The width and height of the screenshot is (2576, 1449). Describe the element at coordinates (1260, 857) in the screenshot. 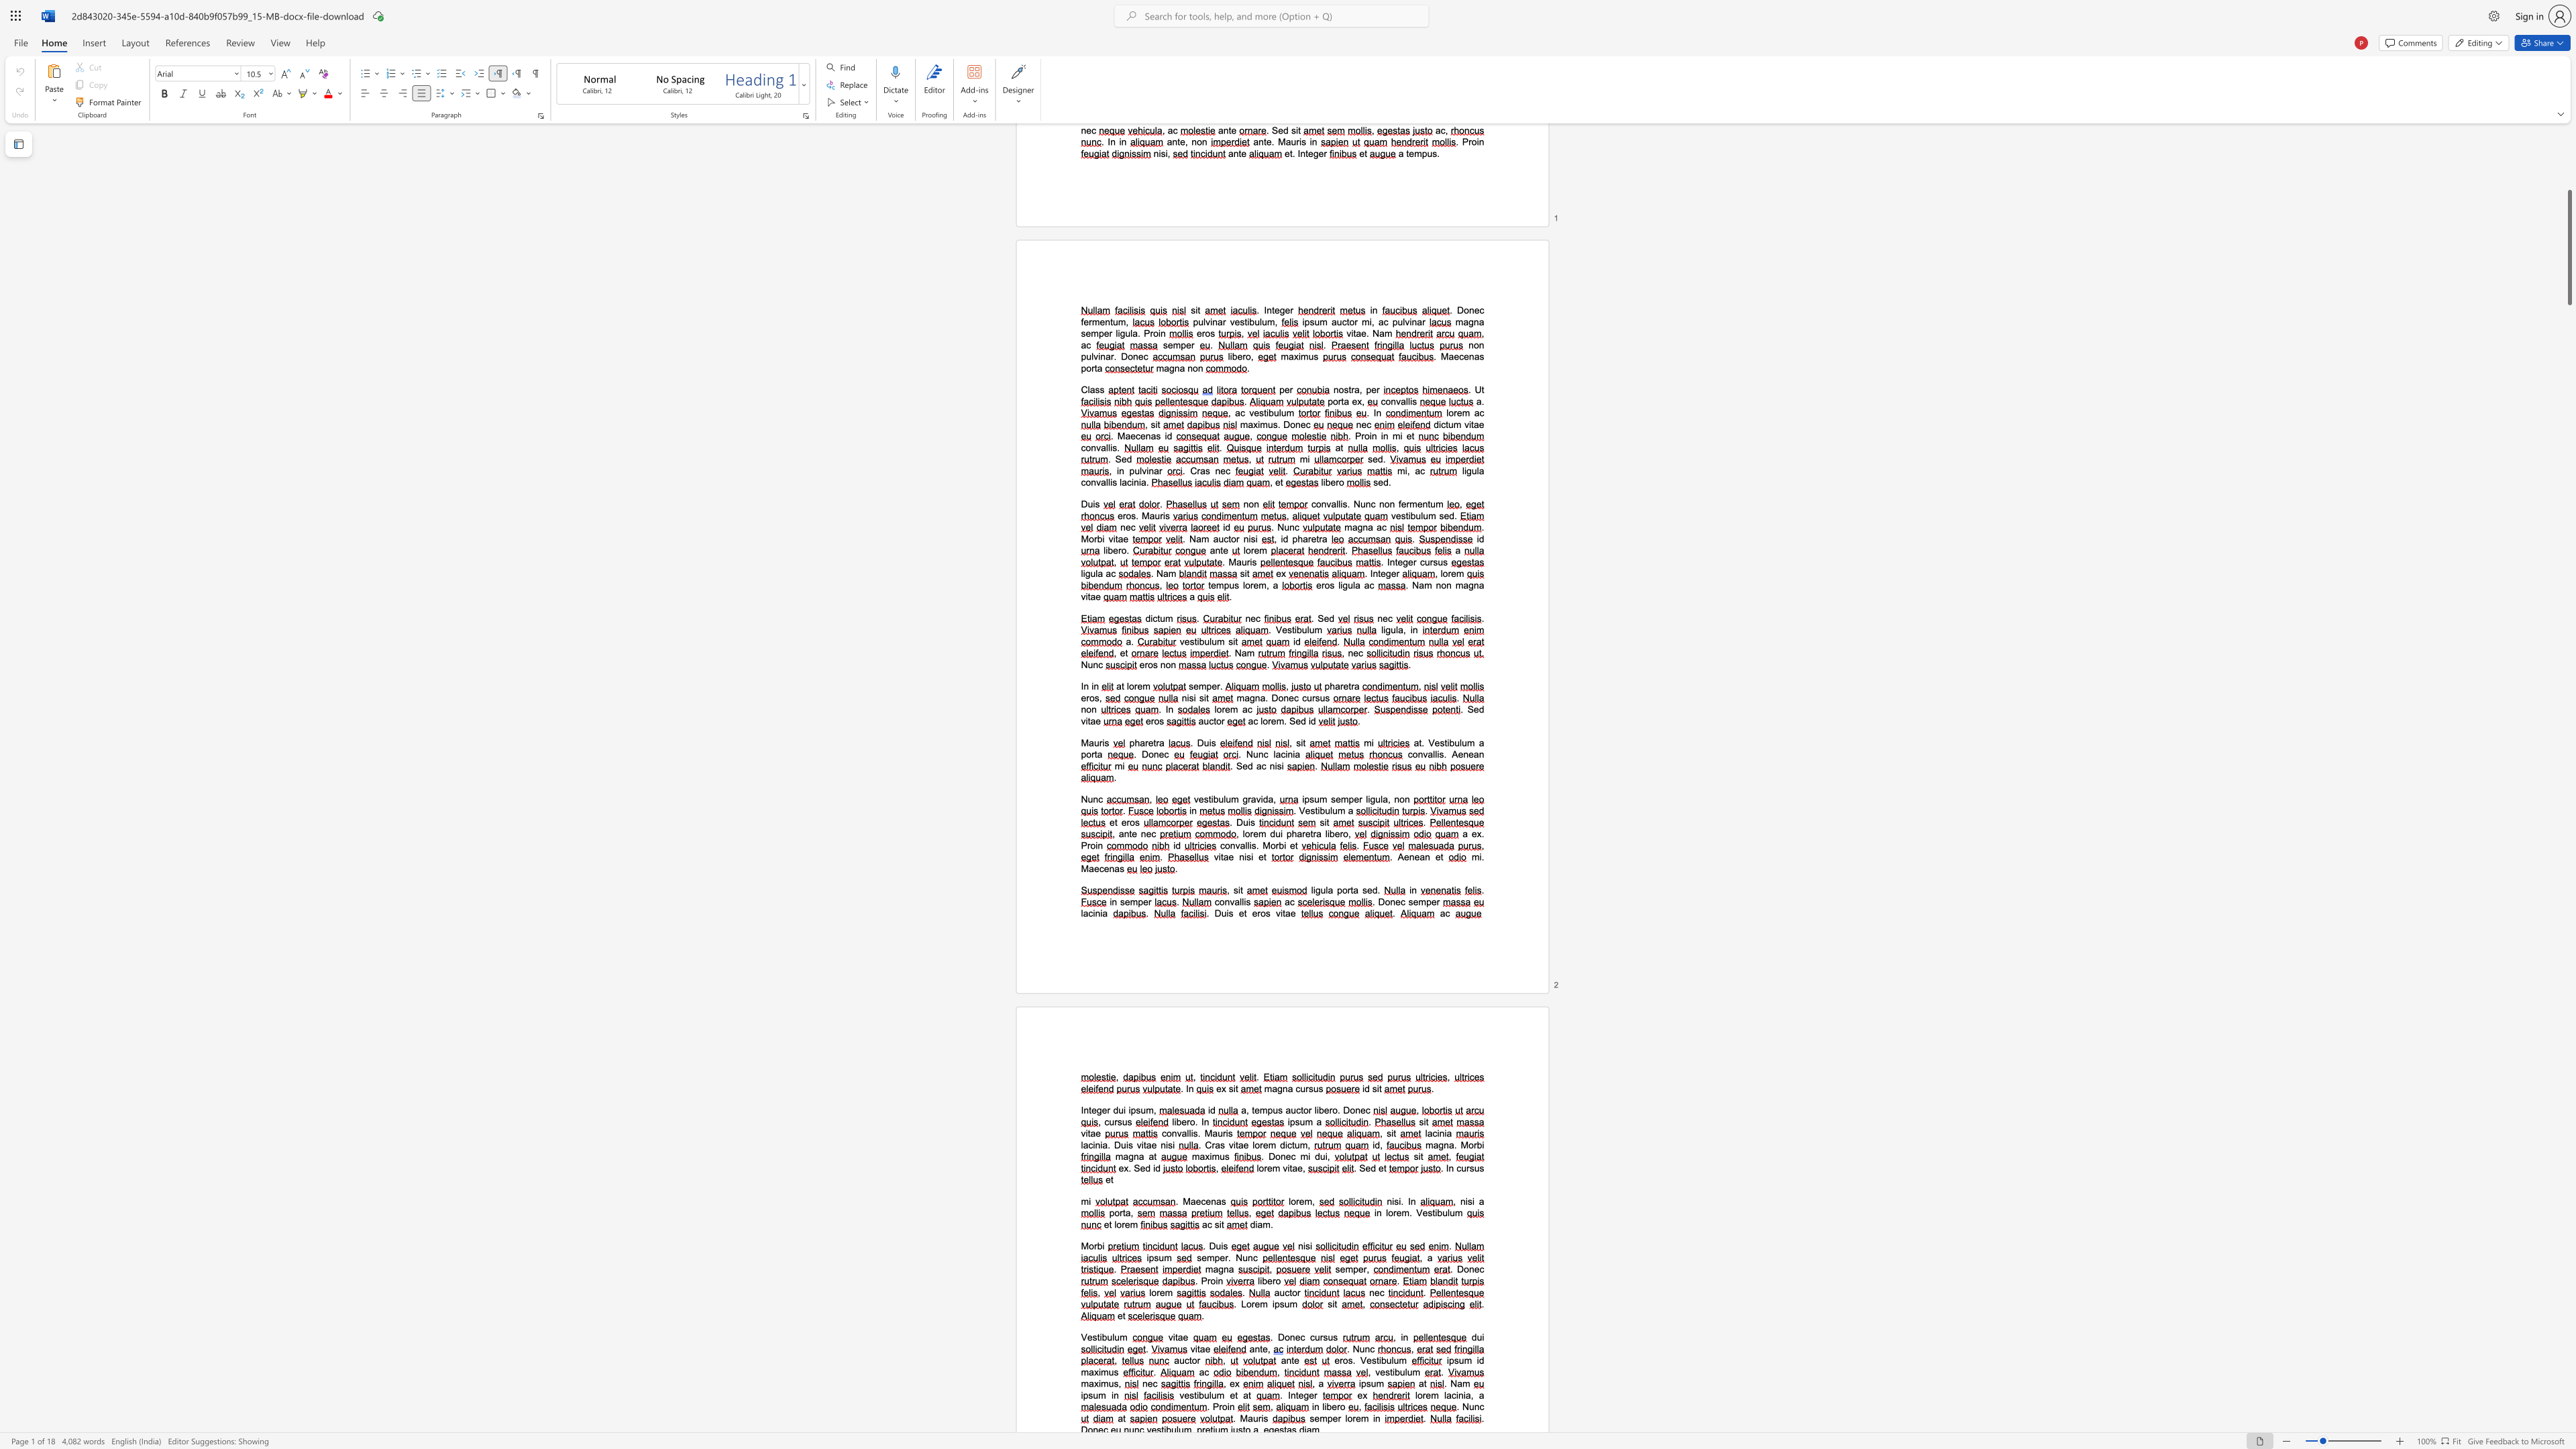

I see `the 2th character "e" in the text` at that location.